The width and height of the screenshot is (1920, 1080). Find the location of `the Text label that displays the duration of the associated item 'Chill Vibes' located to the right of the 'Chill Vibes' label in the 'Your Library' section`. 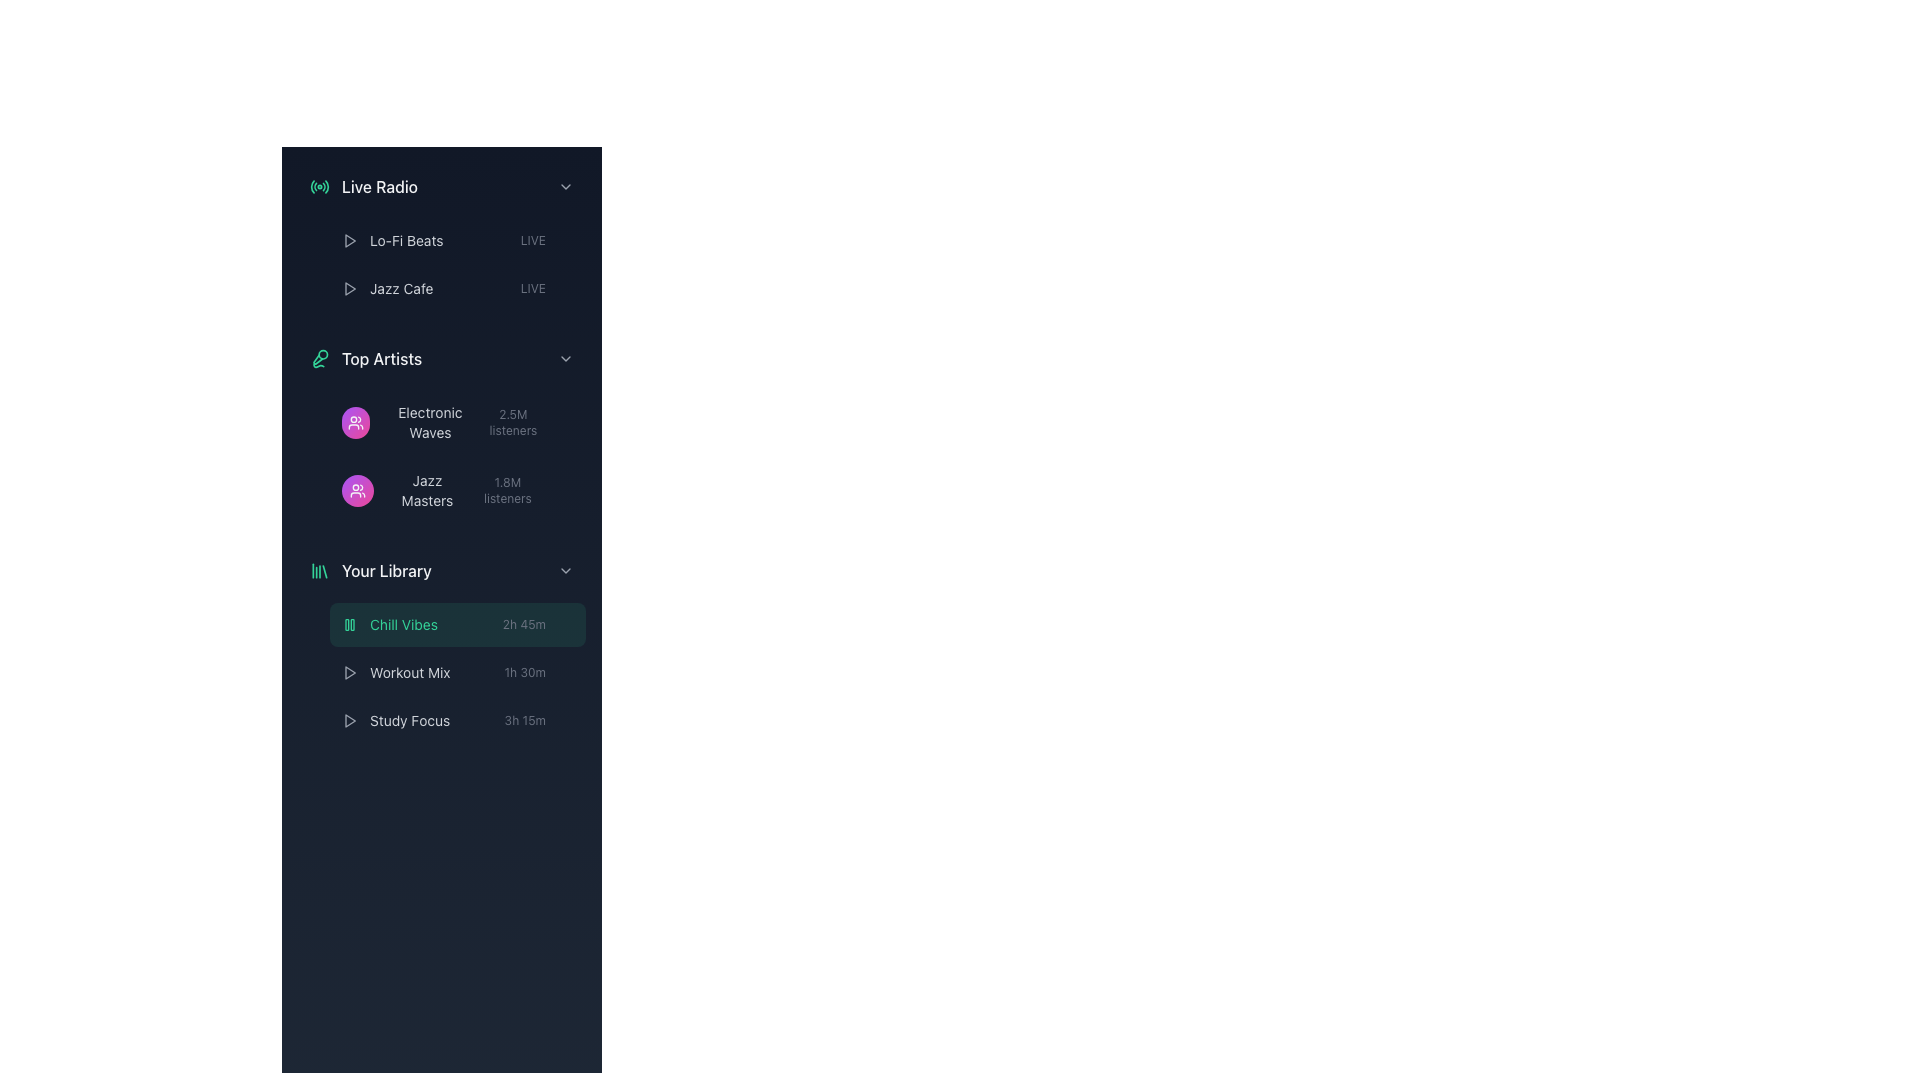

the Text label that displays the duration of the associated item 'Chill Vibes' located to the right of the 'Chill Vibes' label in the 'Your Library' section is located at coordinates (524, 623).